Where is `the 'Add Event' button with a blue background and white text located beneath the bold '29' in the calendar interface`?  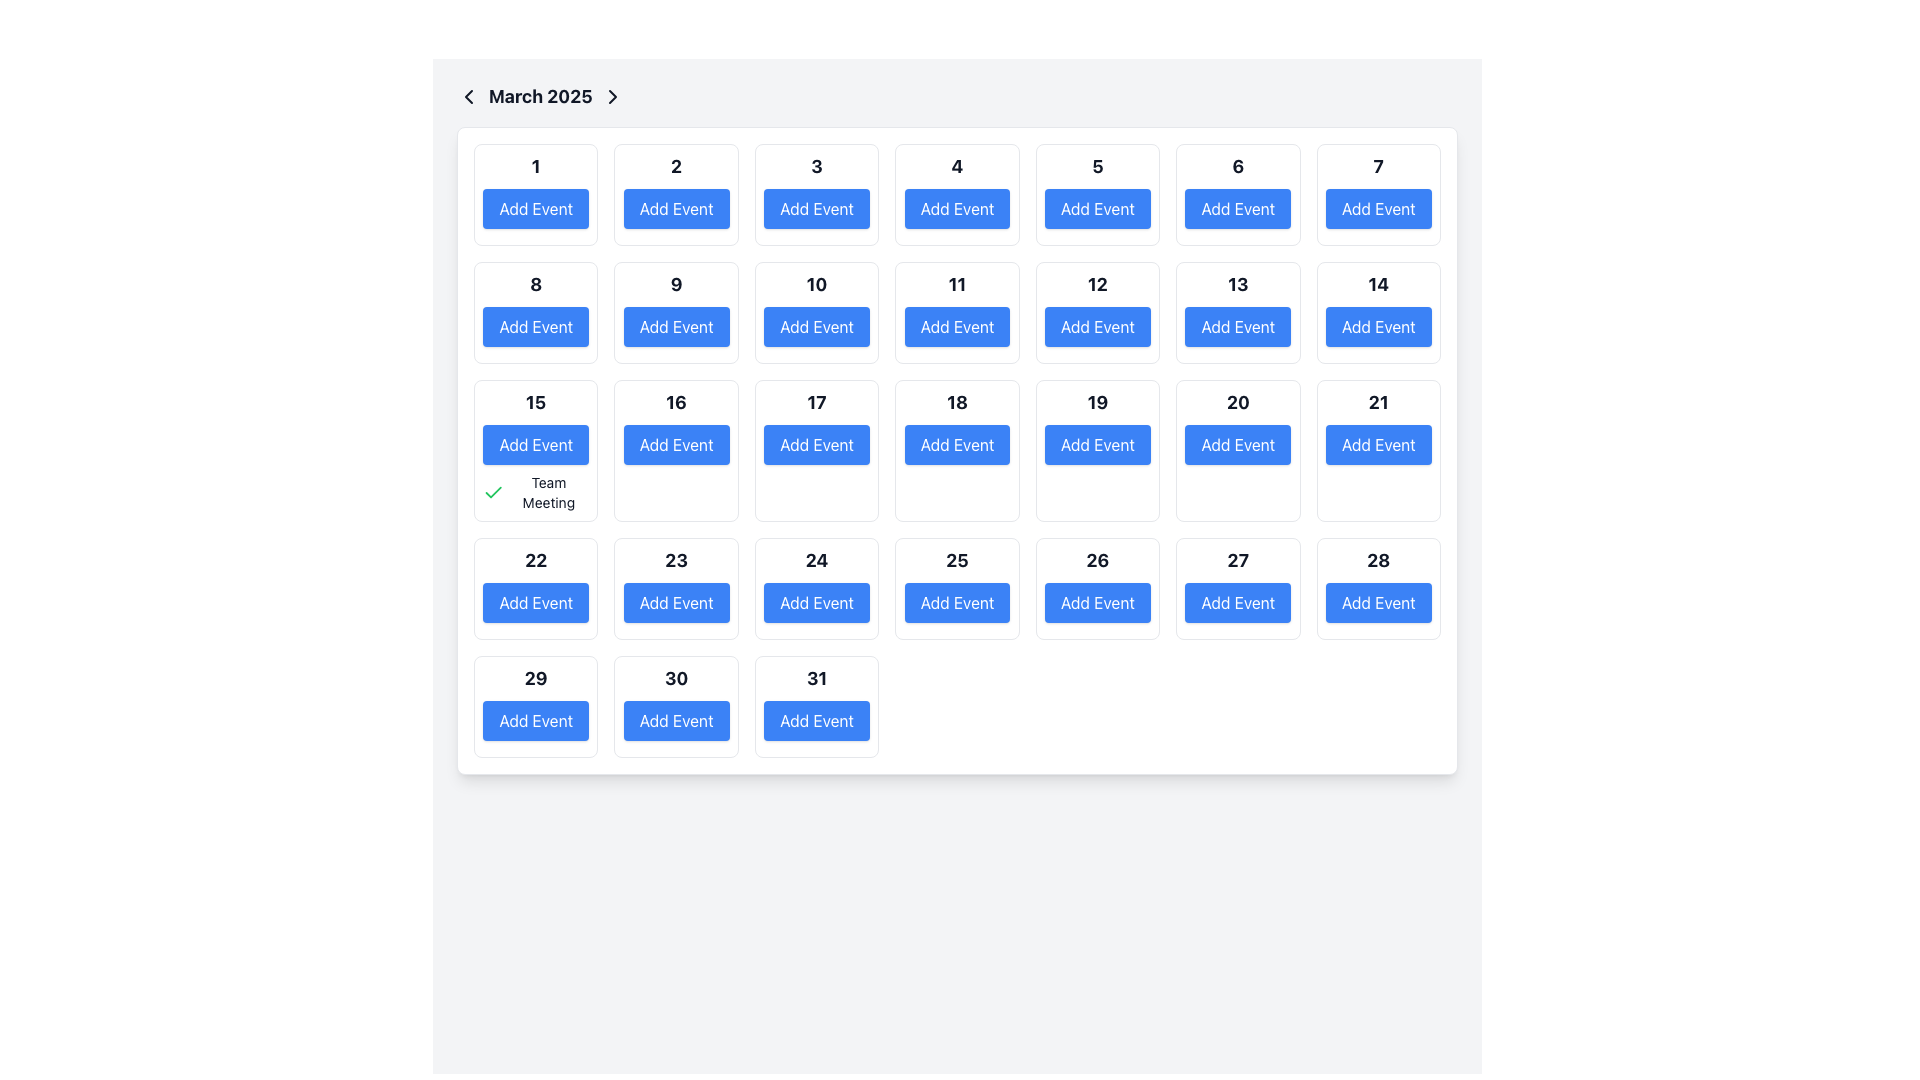
the 'Add Event' button with a blue background and white text located beneath the bold '29' in the calendar interface is located at coordinates (536, 721).